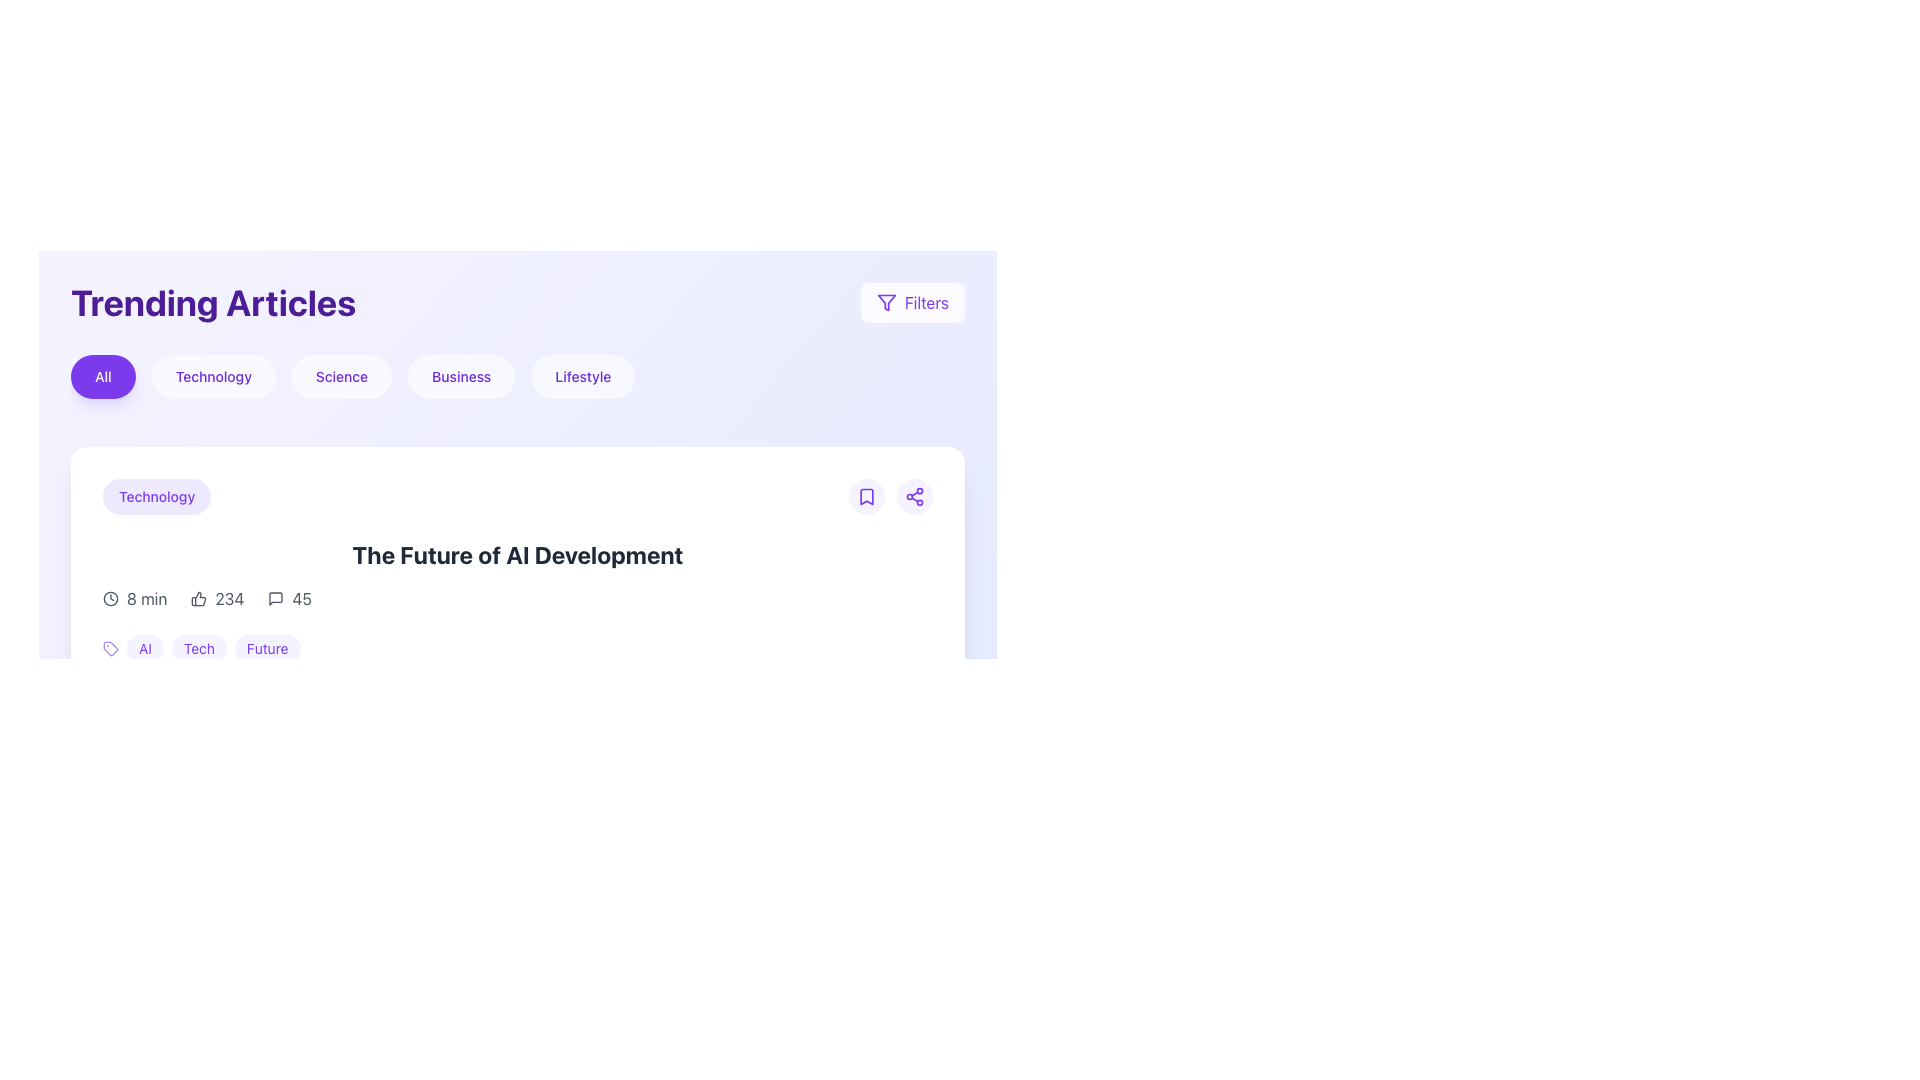 This screenshot has width=1920, height=1080. Describe the element at coordinates (341, 377) in the screenshot. I see `the 'Science' button, which is a rounded rectangle with a bold violet label` at that location.